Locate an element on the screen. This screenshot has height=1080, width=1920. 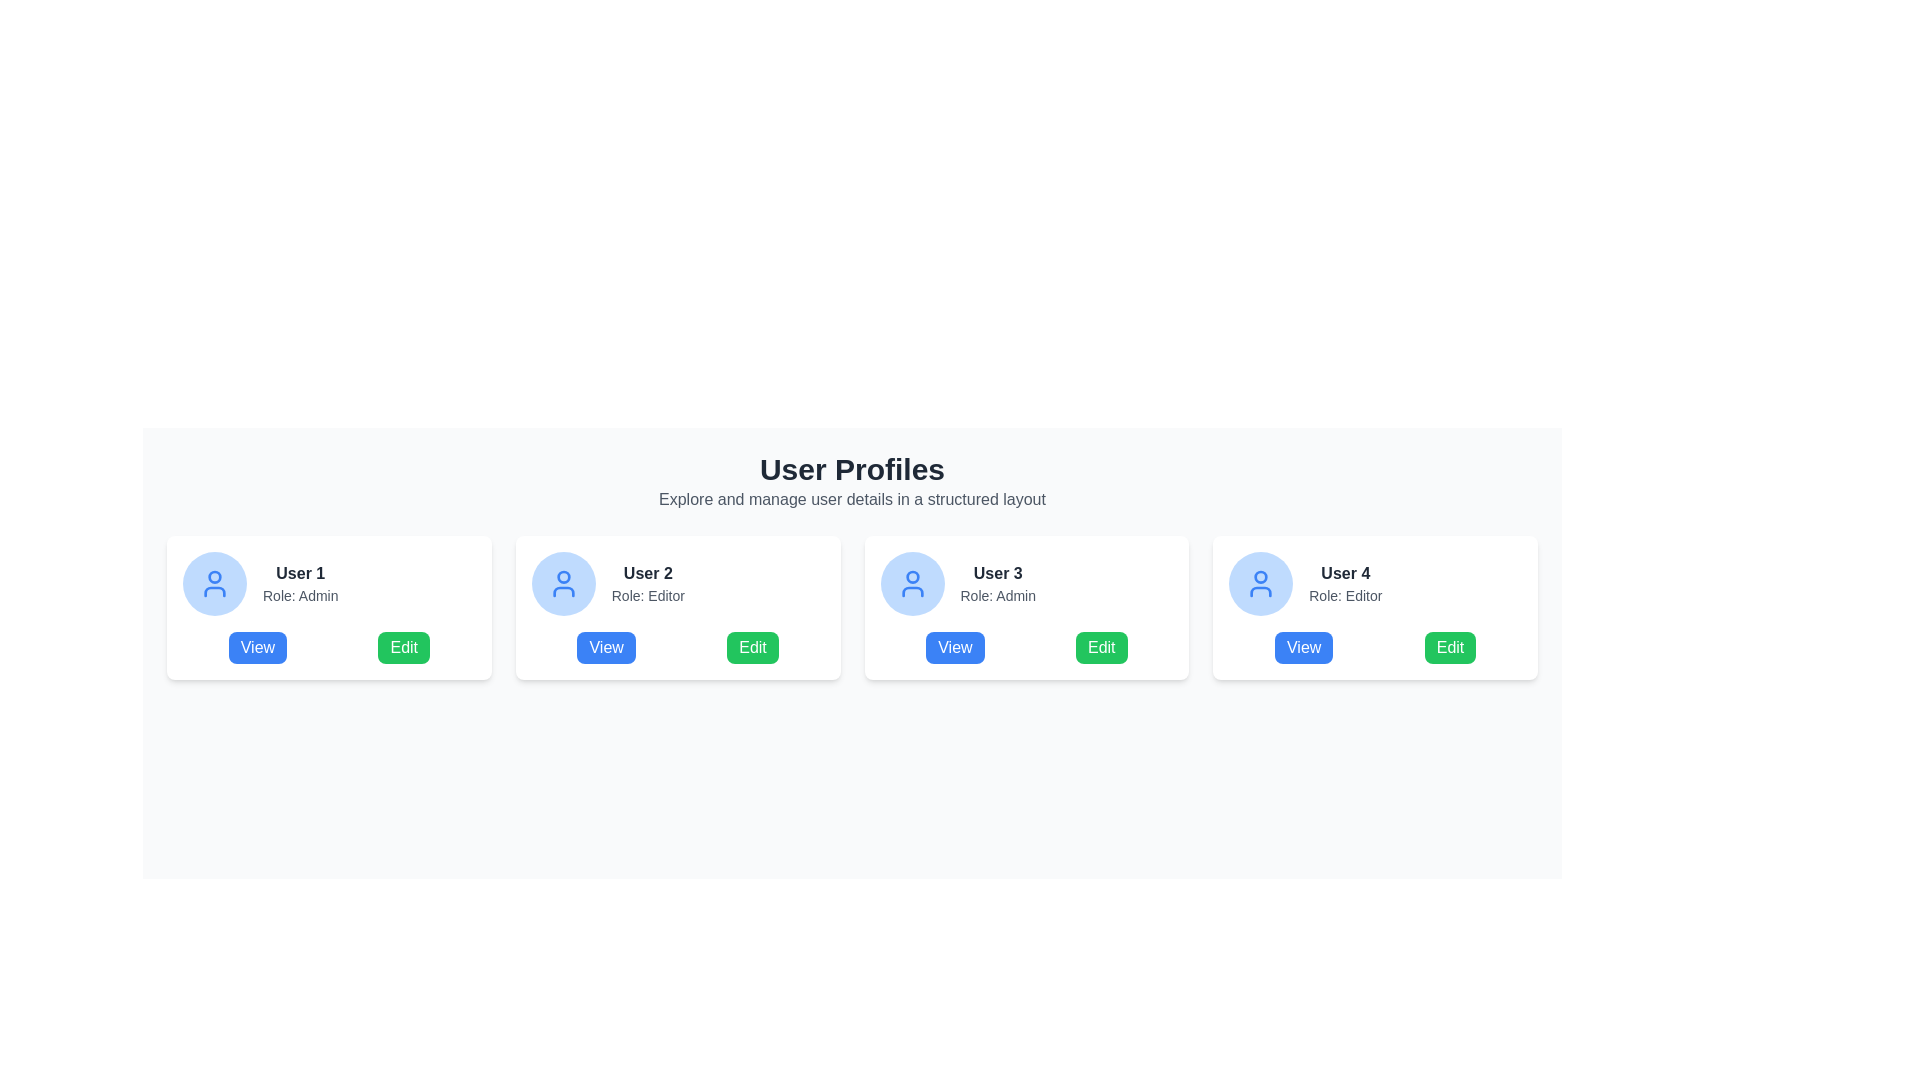
the user profile icon for 'User 3' located in the top-left corner of the information card is located at coordinates (911, 583).